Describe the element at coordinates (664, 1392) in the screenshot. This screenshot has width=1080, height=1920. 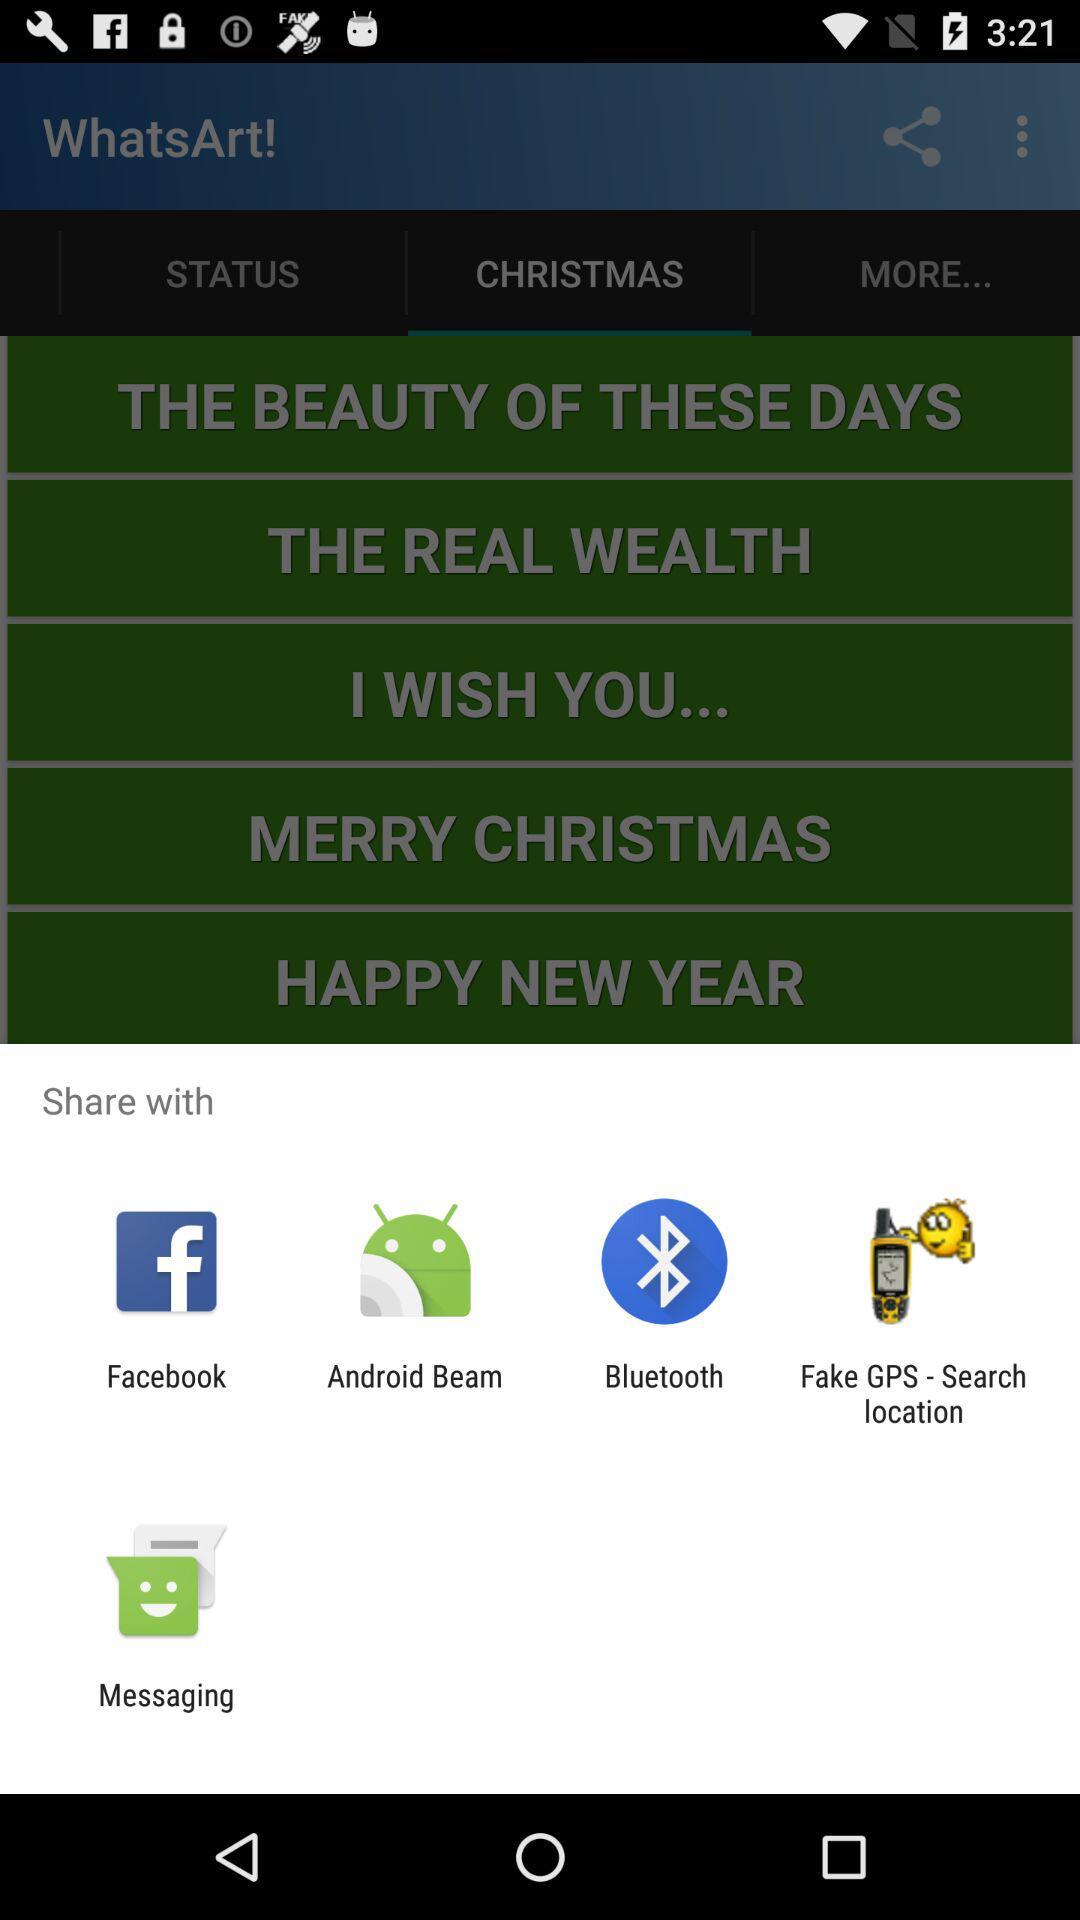
I see `the bluetooth item` at that location.